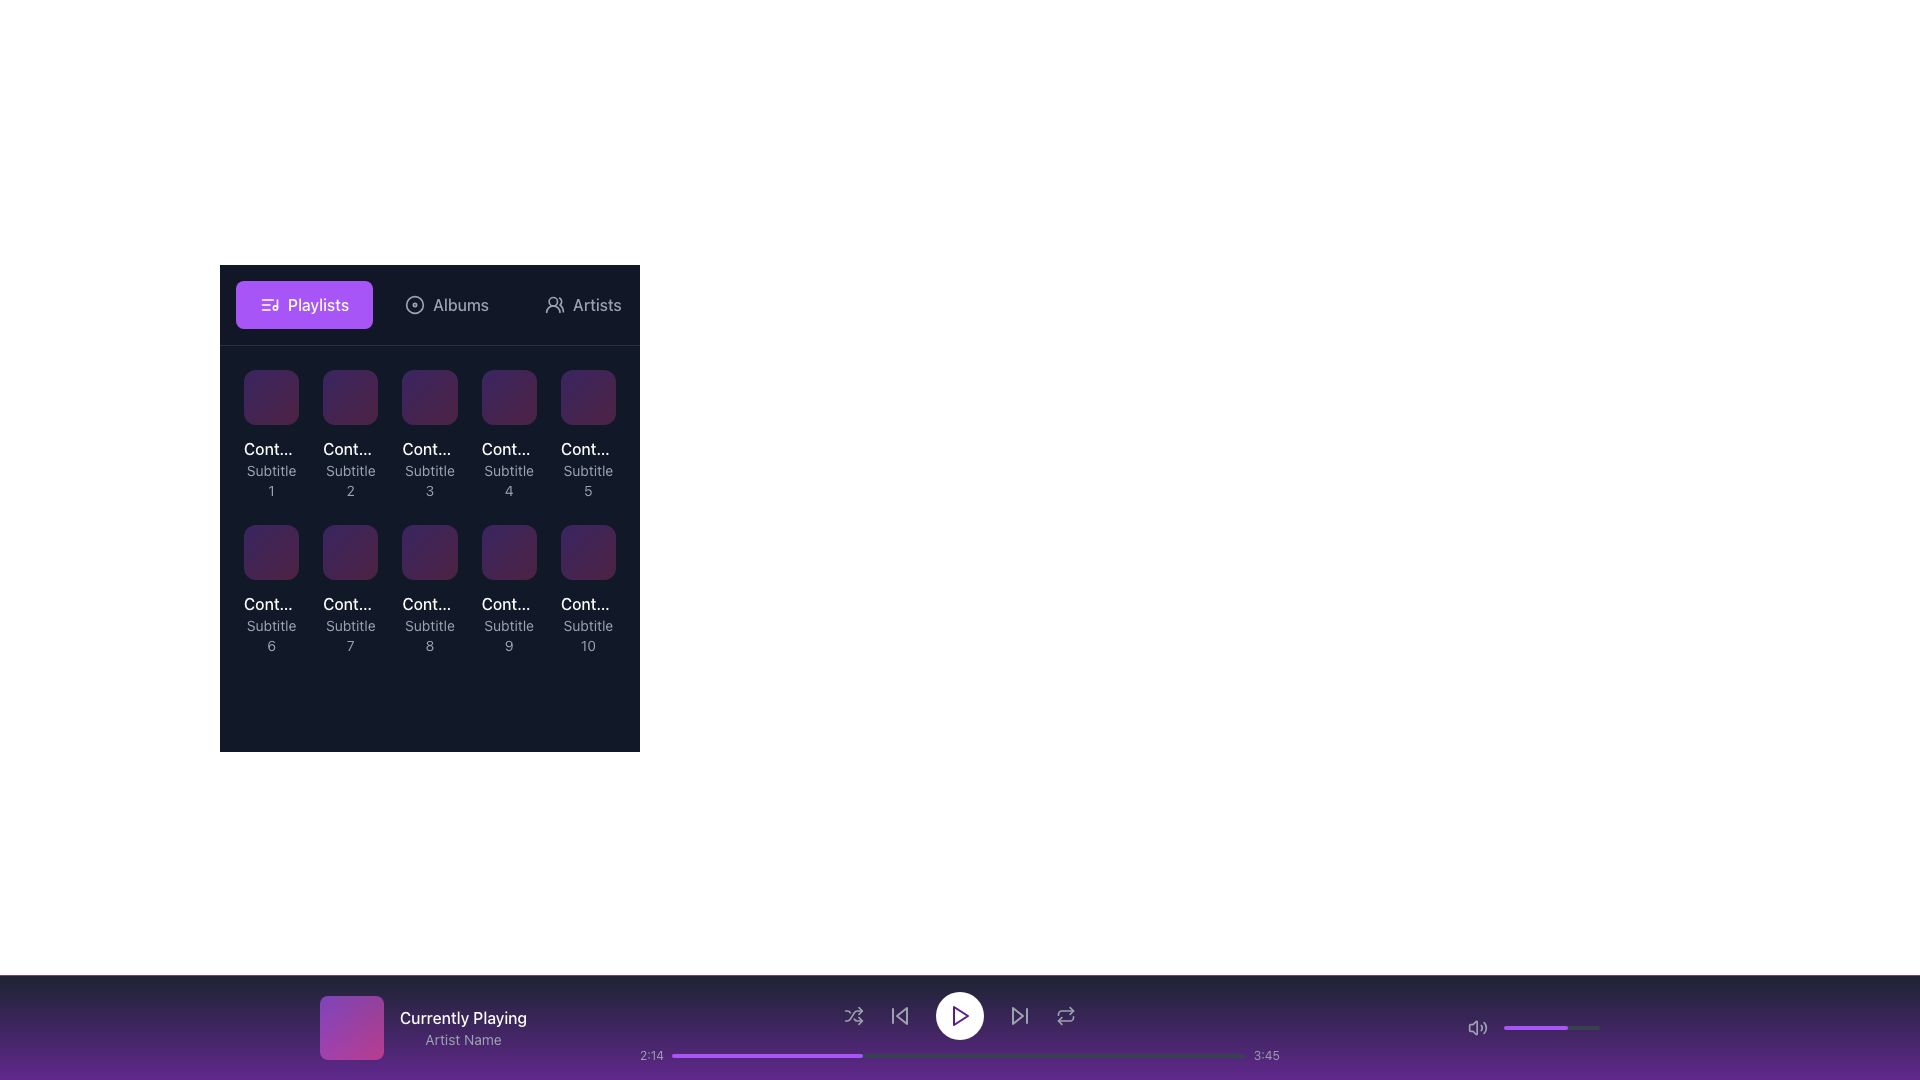 Image resolution: width=1920 pixels, height=1080 pixels. I want to click on the icon button resembling a group of people in the navigation bar, so click(555, 304).